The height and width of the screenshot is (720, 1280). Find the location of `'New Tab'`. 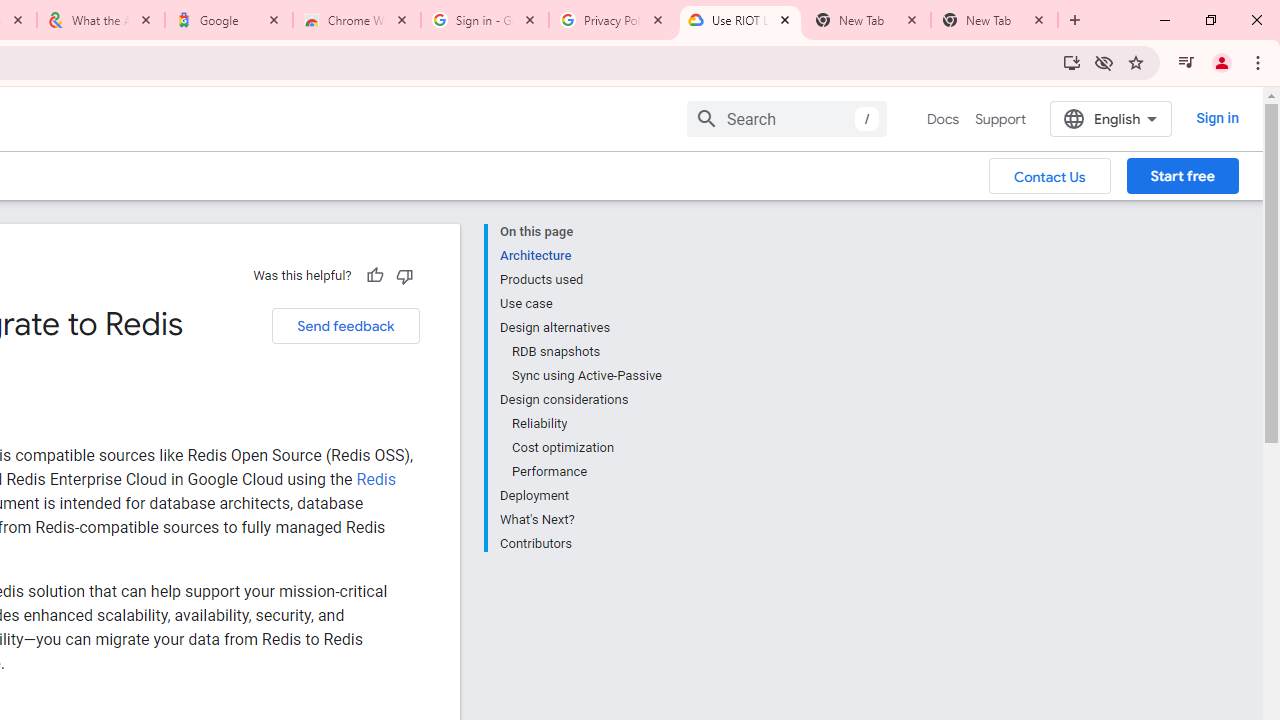

'New Tab' is located at coordinates (994, 20).